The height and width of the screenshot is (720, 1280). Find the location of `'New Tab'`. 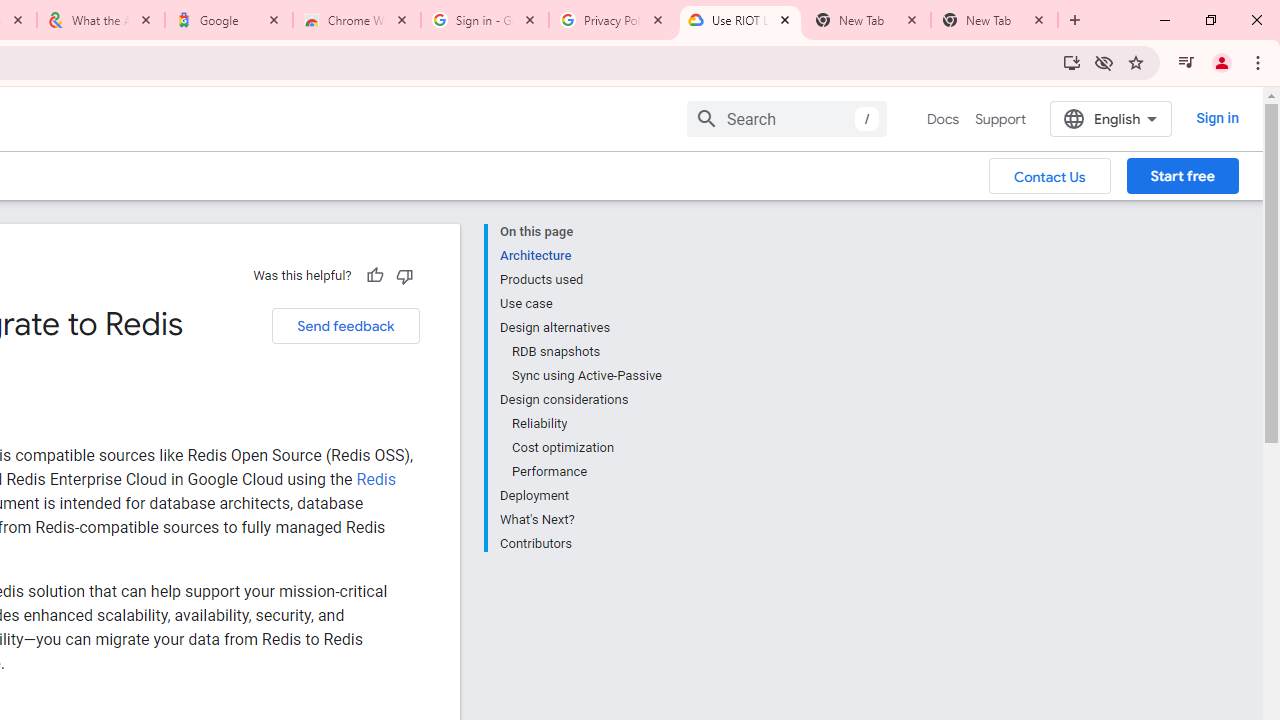

'New Tab' is located at coordinates (994, 20).